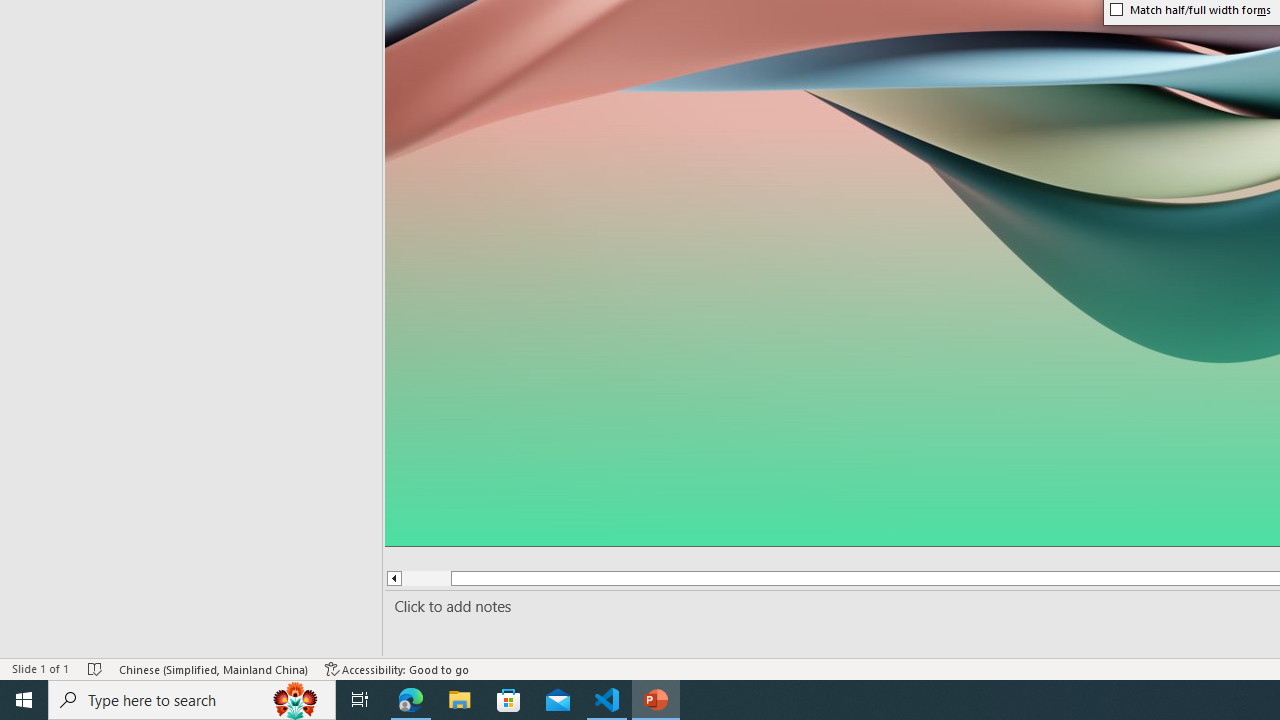  Describe the element at coordinates (397, 669) in the screenshot. I see `'Accessibility Checker Accessibility: Good to go'` at that location.